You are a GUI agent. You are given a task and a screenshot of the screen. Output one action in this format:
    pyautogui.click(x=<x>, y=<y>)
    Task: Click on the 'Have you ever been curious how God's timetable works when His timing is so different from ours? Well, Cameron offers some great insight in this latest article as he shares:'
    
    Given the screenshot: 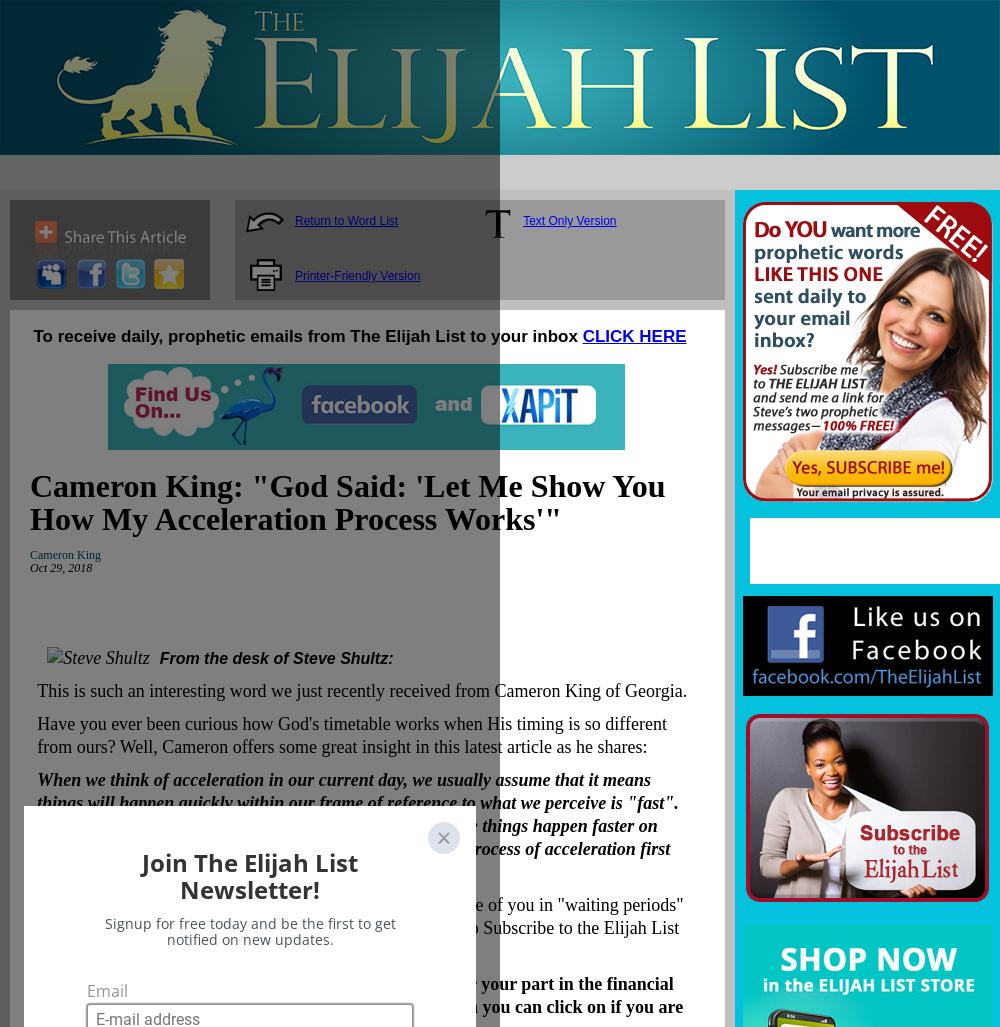 What is the action you would take?
    pyautogui.click(x=350, y=735)
    